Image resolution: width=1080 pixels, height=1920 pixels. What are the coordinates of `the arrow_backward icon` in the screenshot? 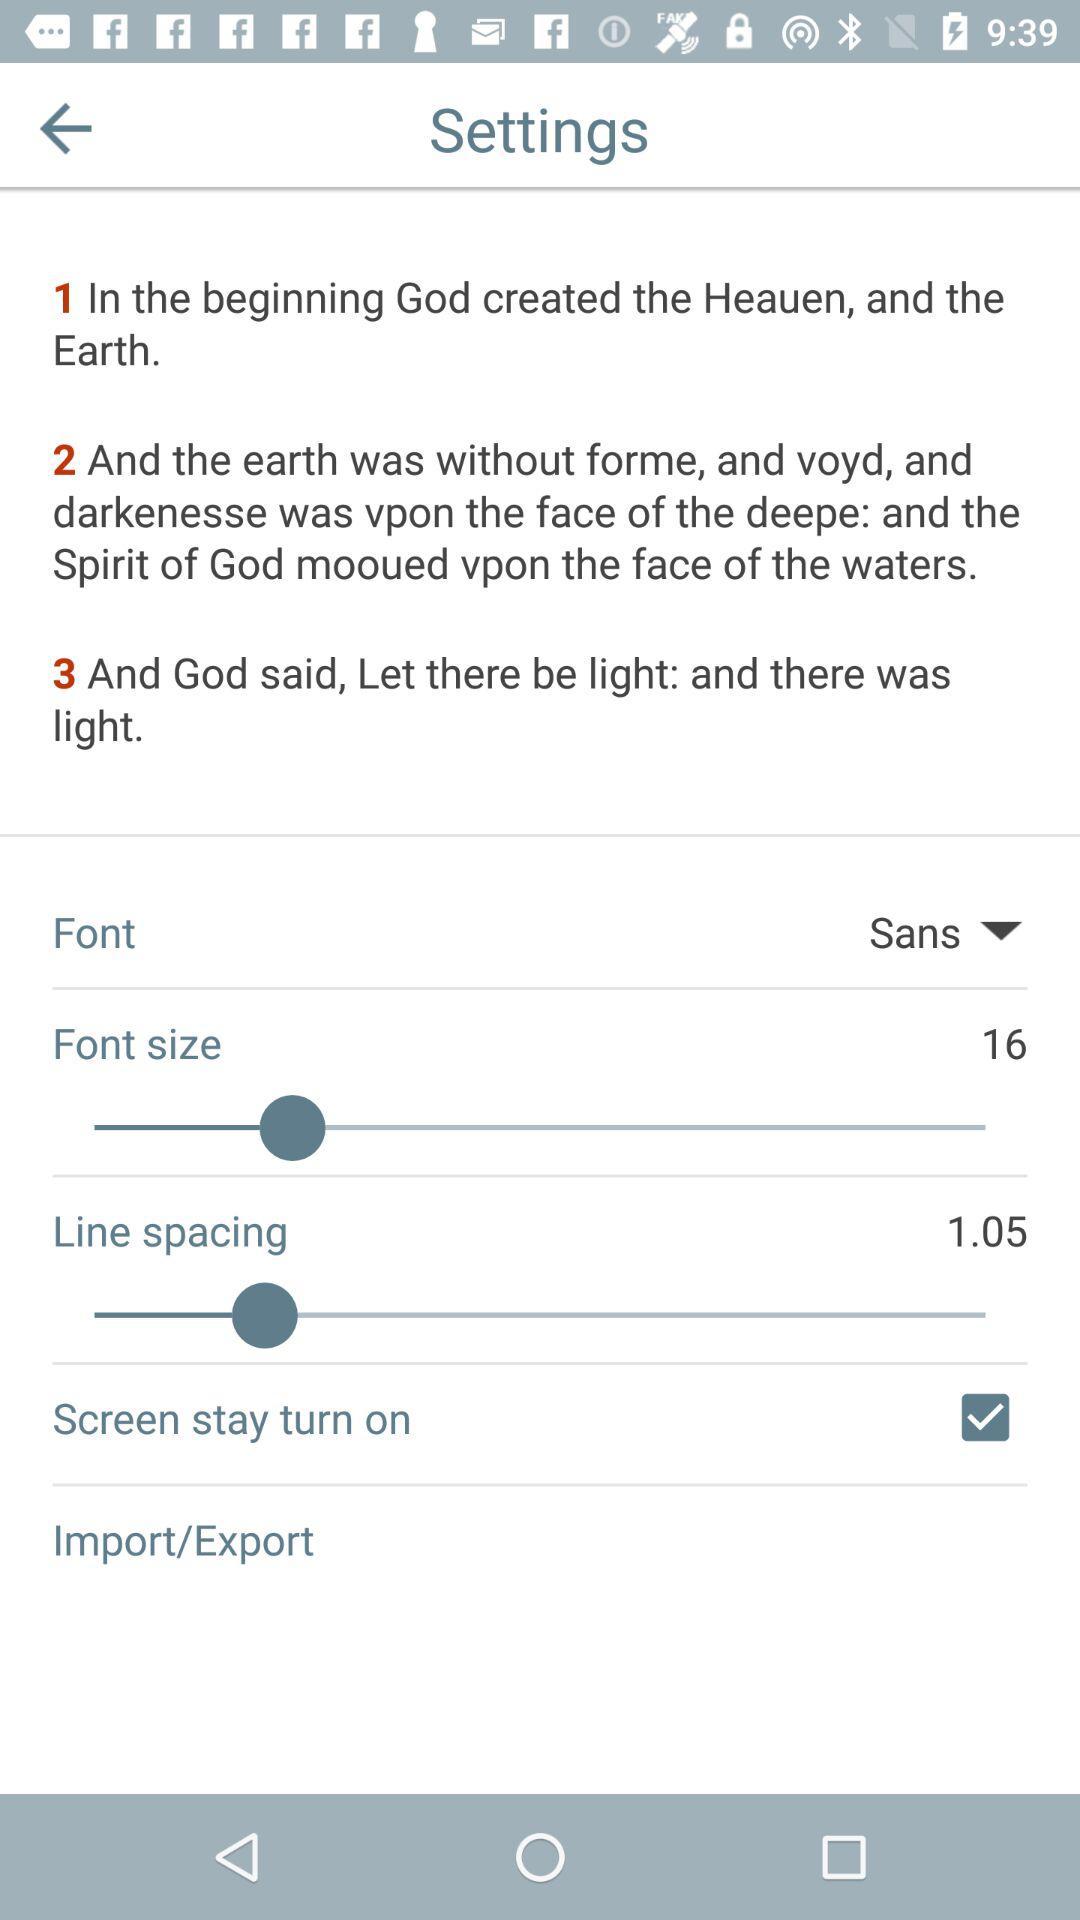 It's located at (64, 127).